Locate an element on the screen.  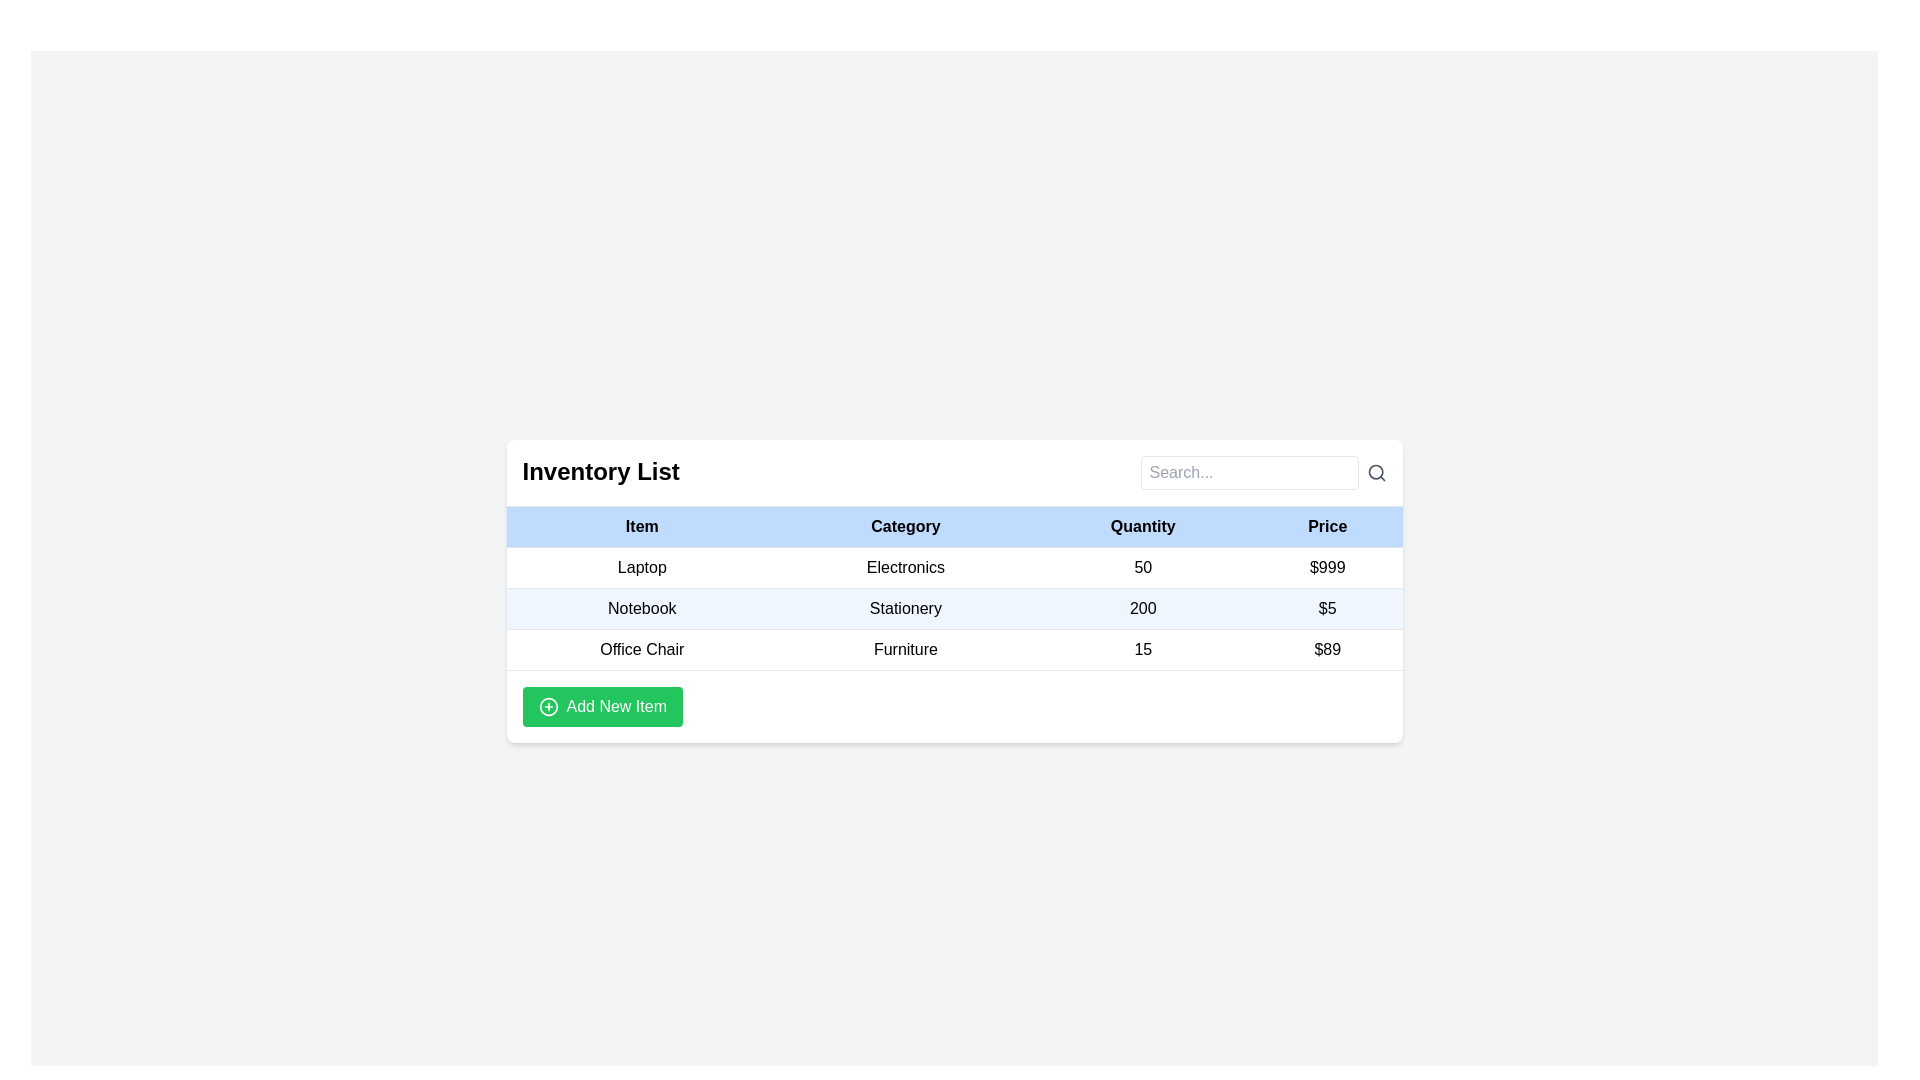
text label representing the item 'Notebook' in the second row of the inventory list under the 'Item' column is located at coordinates (642, 607).